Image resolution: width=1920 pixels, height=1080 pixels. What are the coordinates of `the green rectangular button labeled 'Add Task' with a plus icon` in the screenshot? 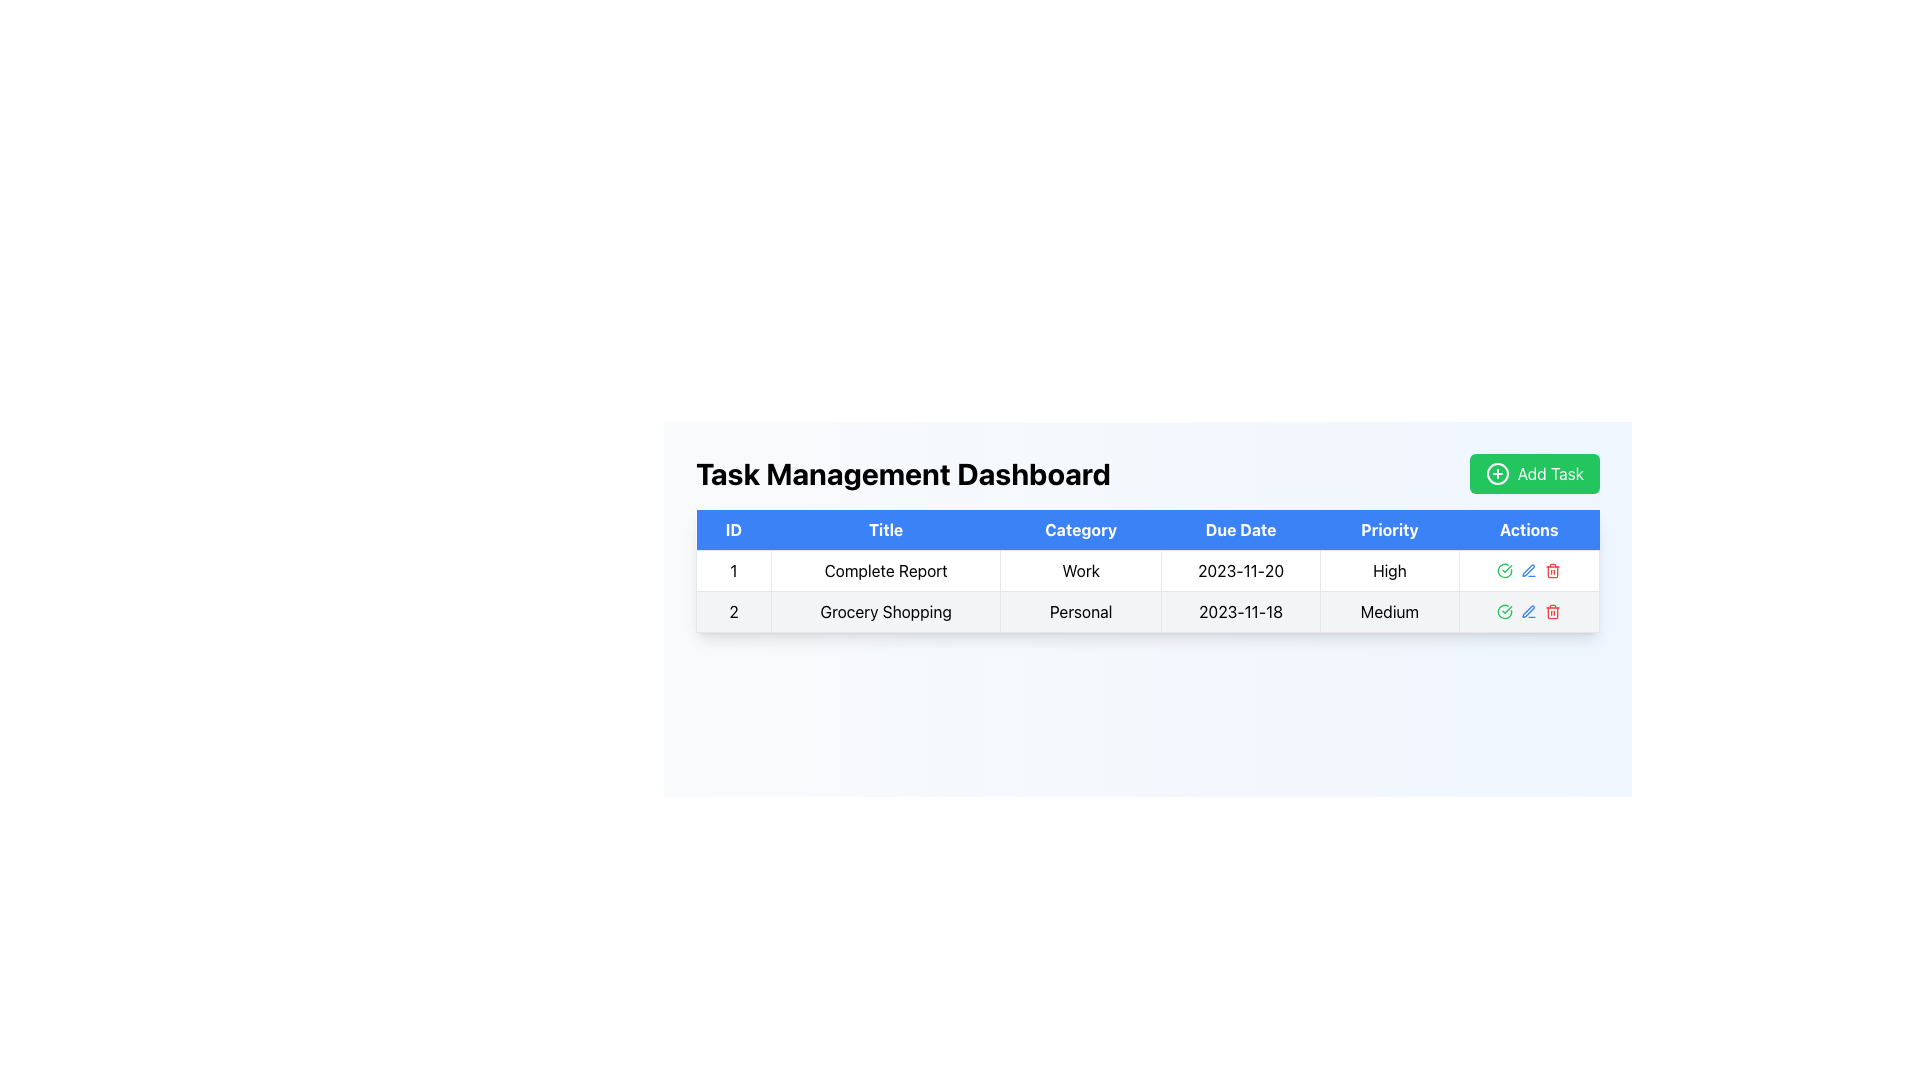 It's located at (1533, 474).